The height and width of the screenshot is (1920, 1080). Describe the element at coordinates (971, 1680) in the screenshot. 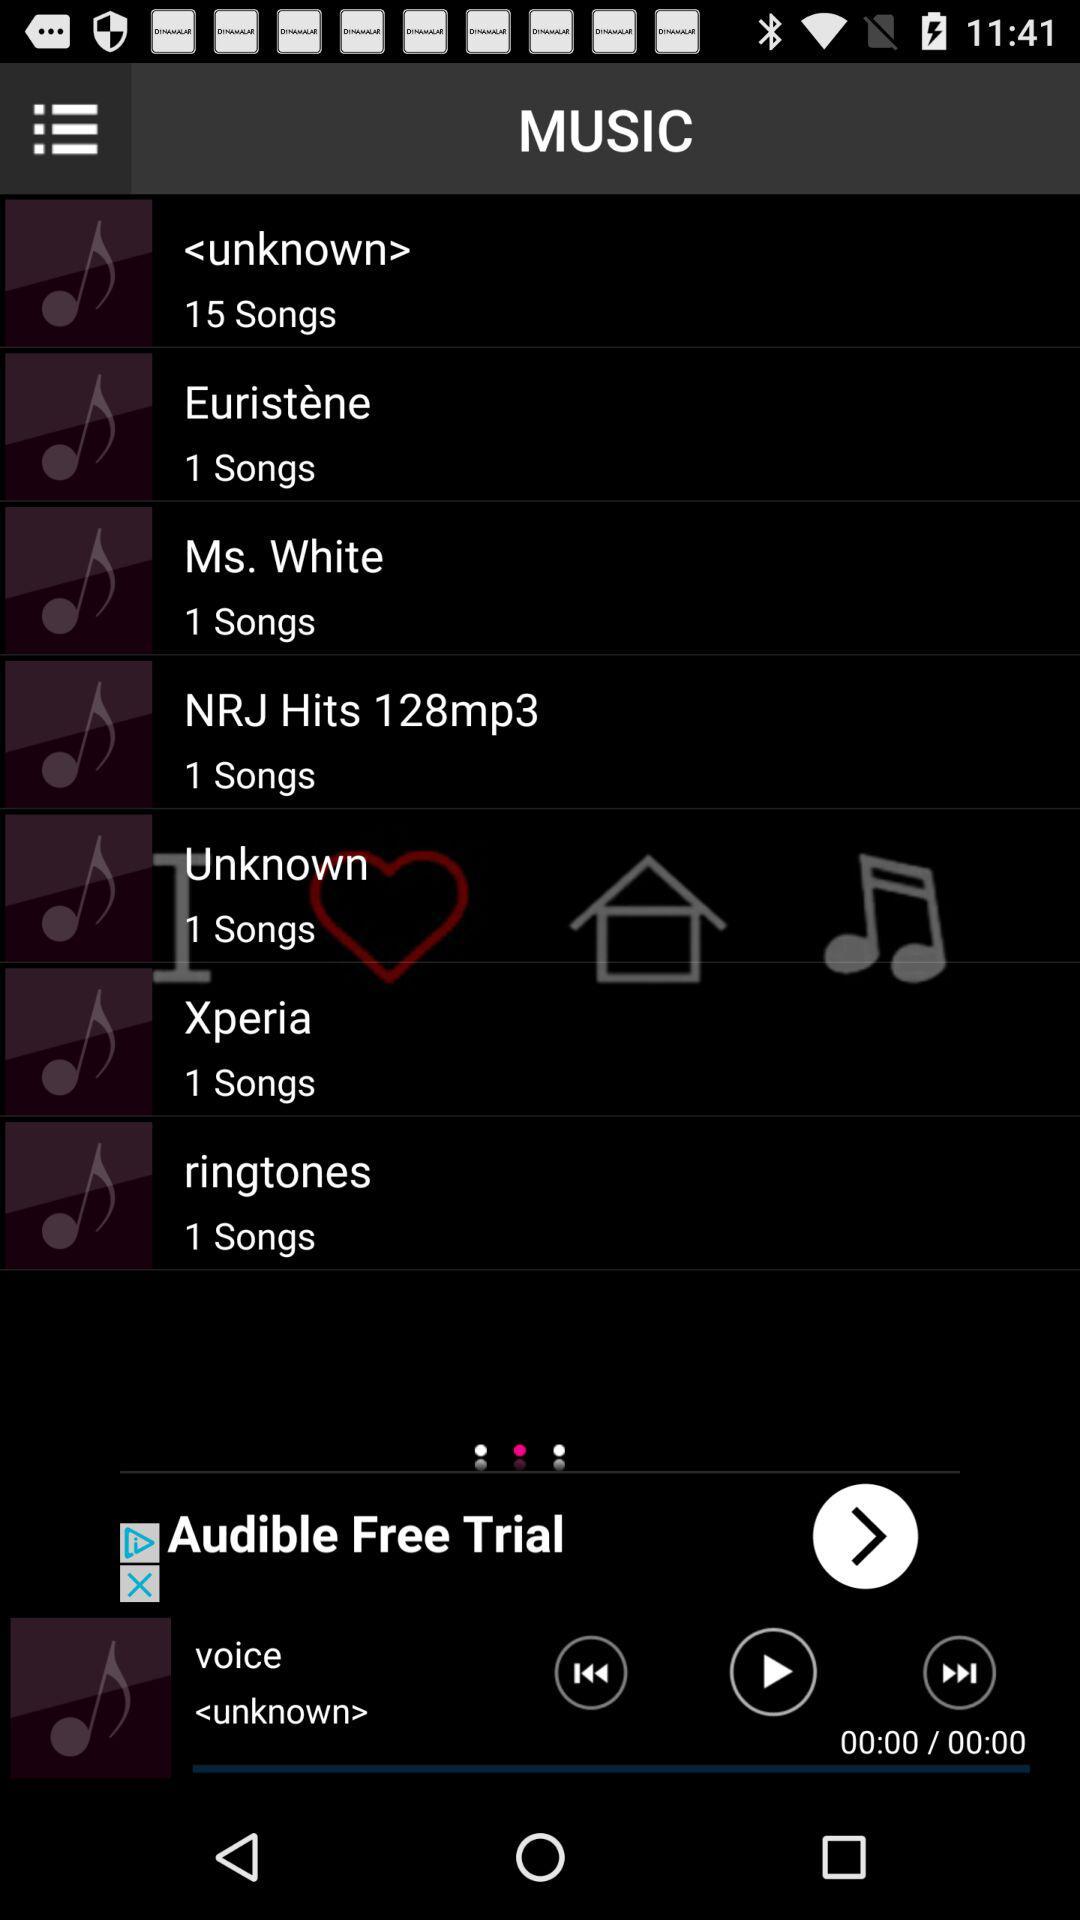

I see `next` at that location.